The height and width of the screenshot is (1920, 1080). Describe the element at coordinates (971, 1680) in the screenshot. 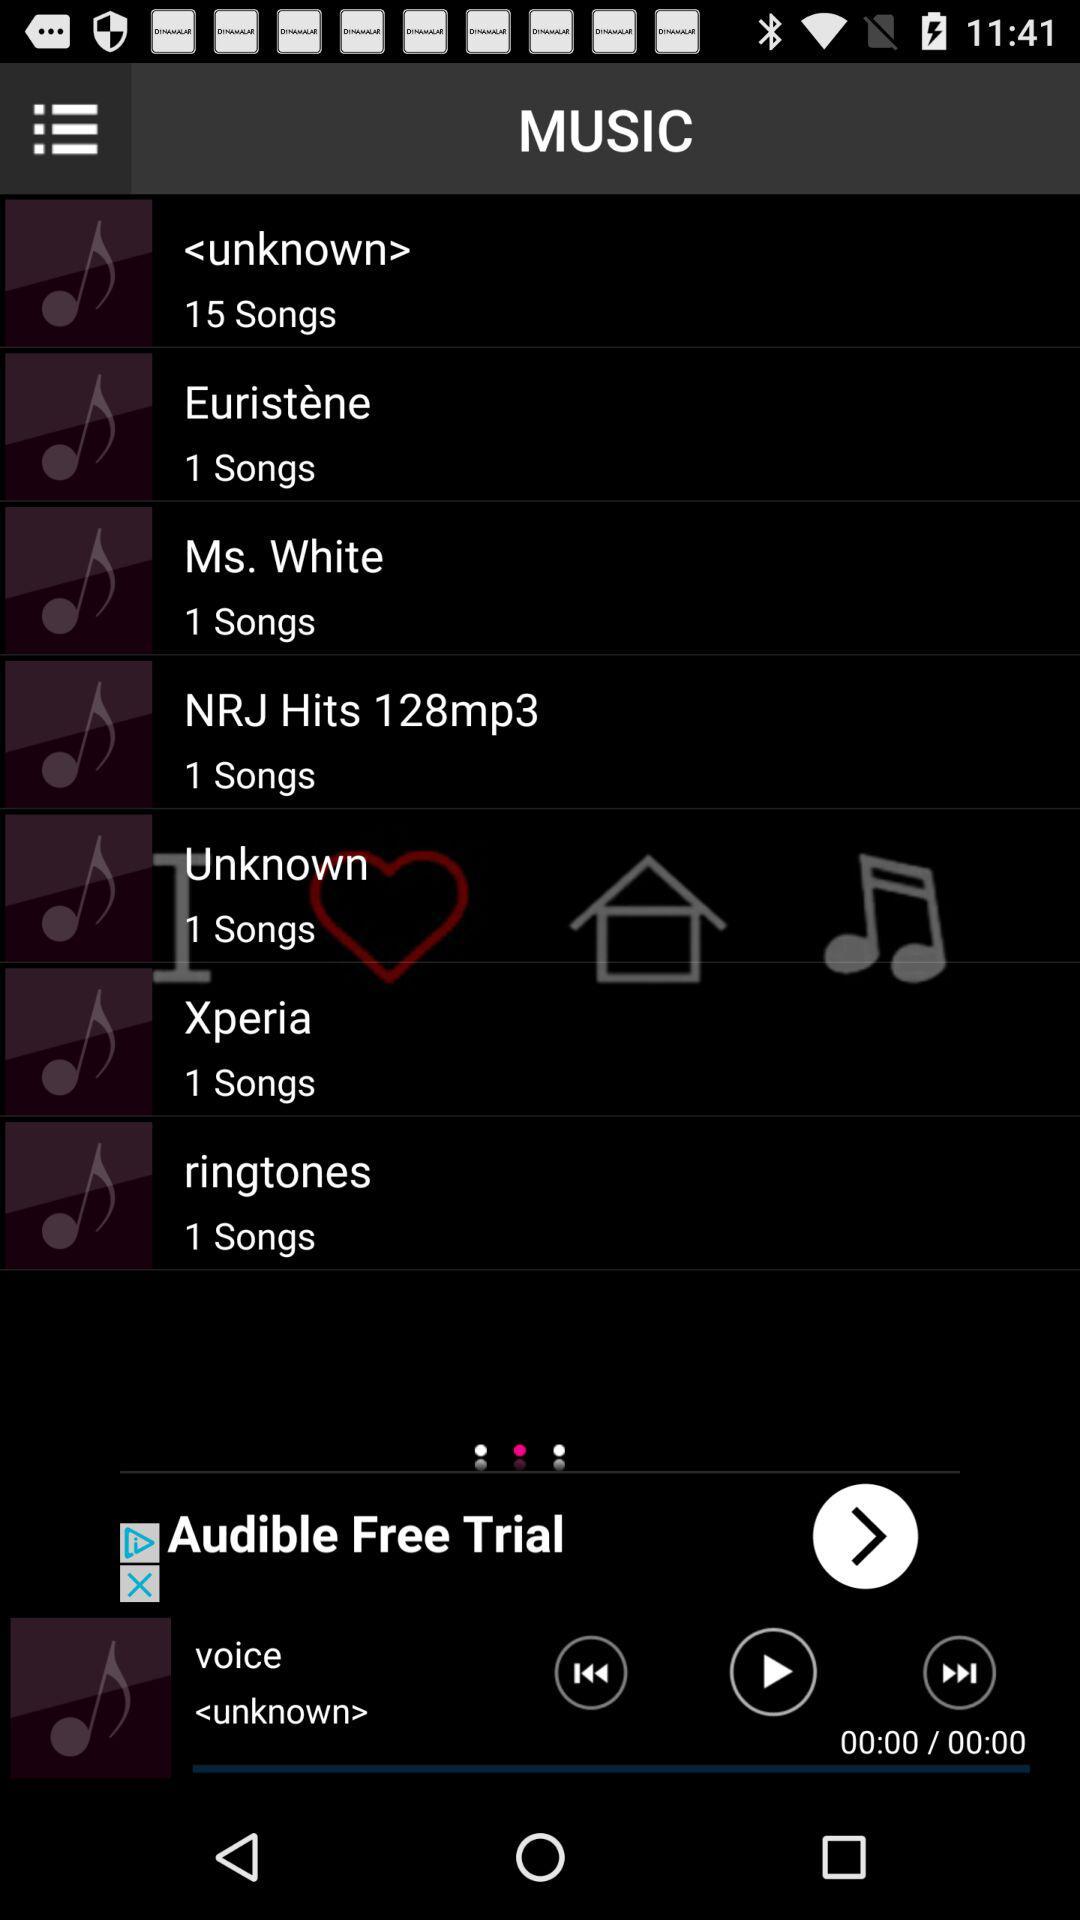

I see `next` at that location.